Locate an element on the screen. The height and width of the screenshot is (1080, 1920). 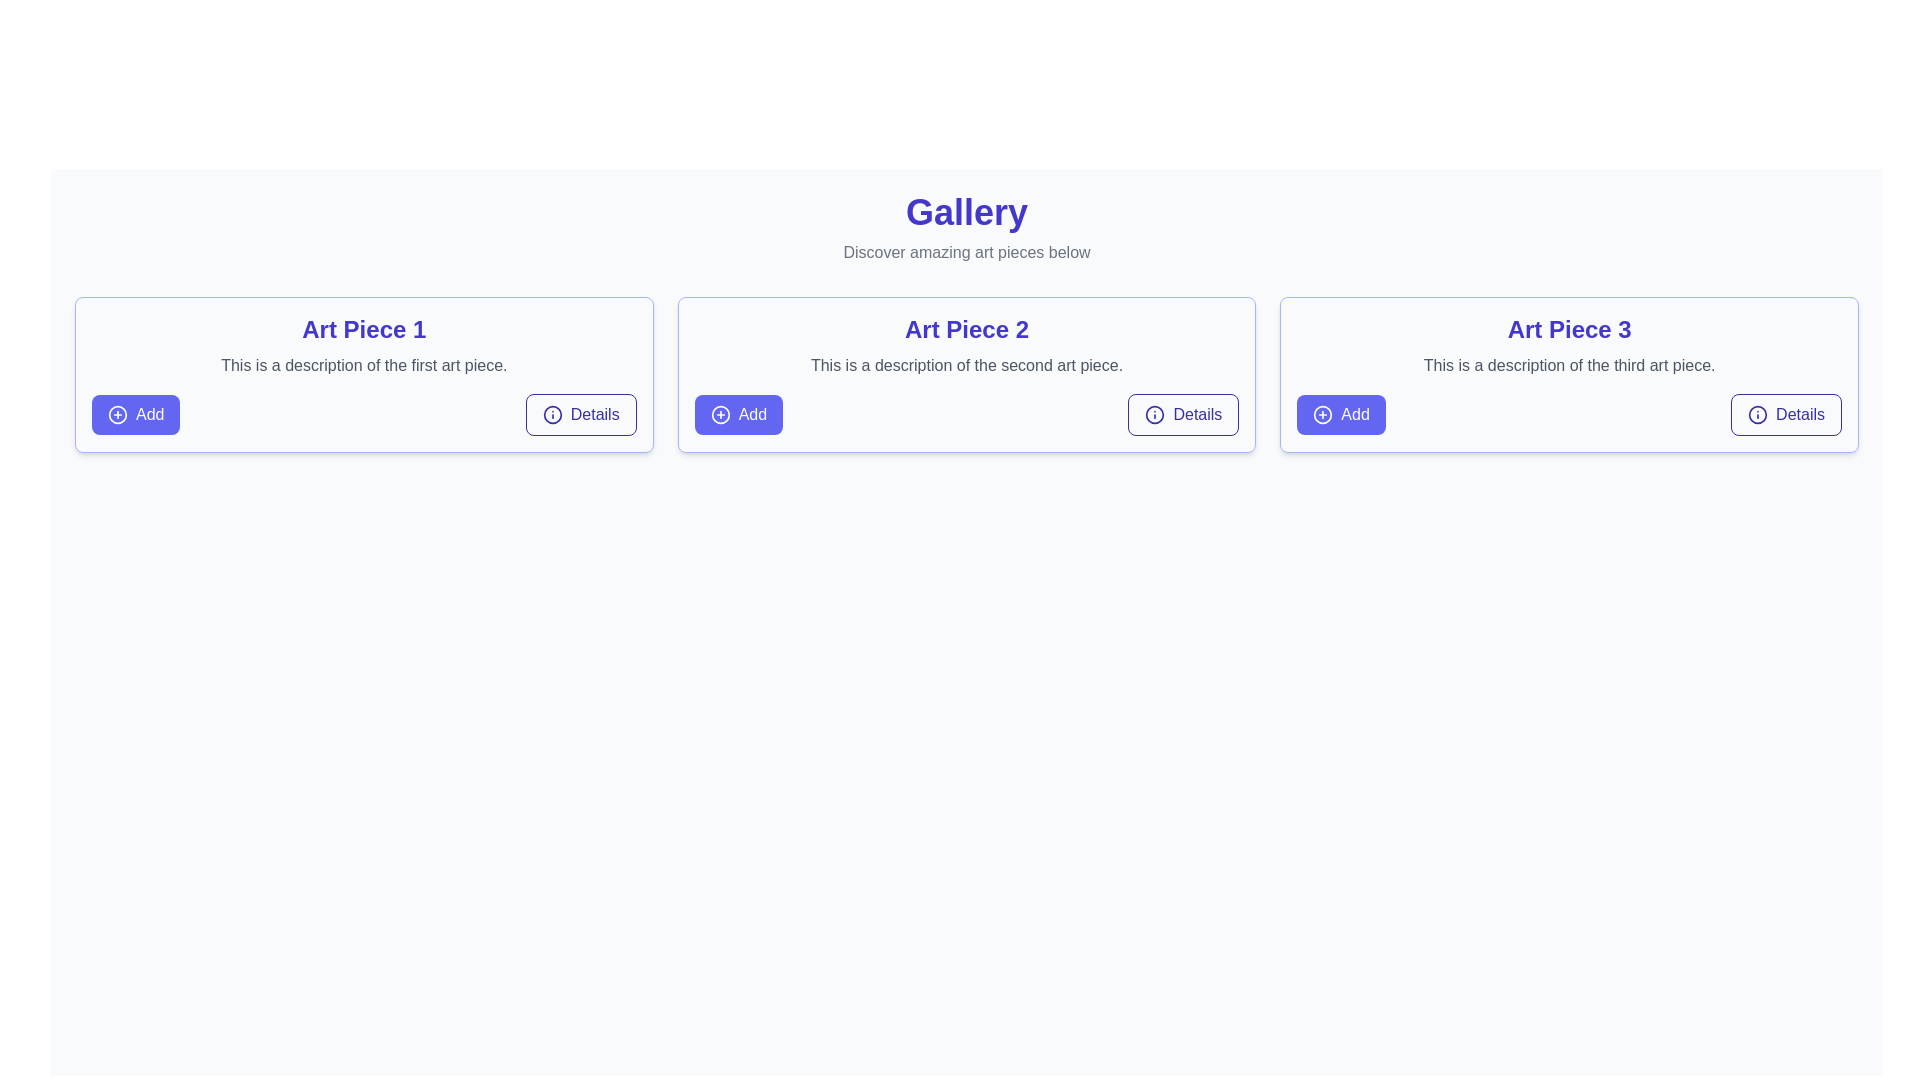
the card component that displays information about an art piece, which is the third item in a grid layout, for visual feedback is located at coordinates (1568, 374).